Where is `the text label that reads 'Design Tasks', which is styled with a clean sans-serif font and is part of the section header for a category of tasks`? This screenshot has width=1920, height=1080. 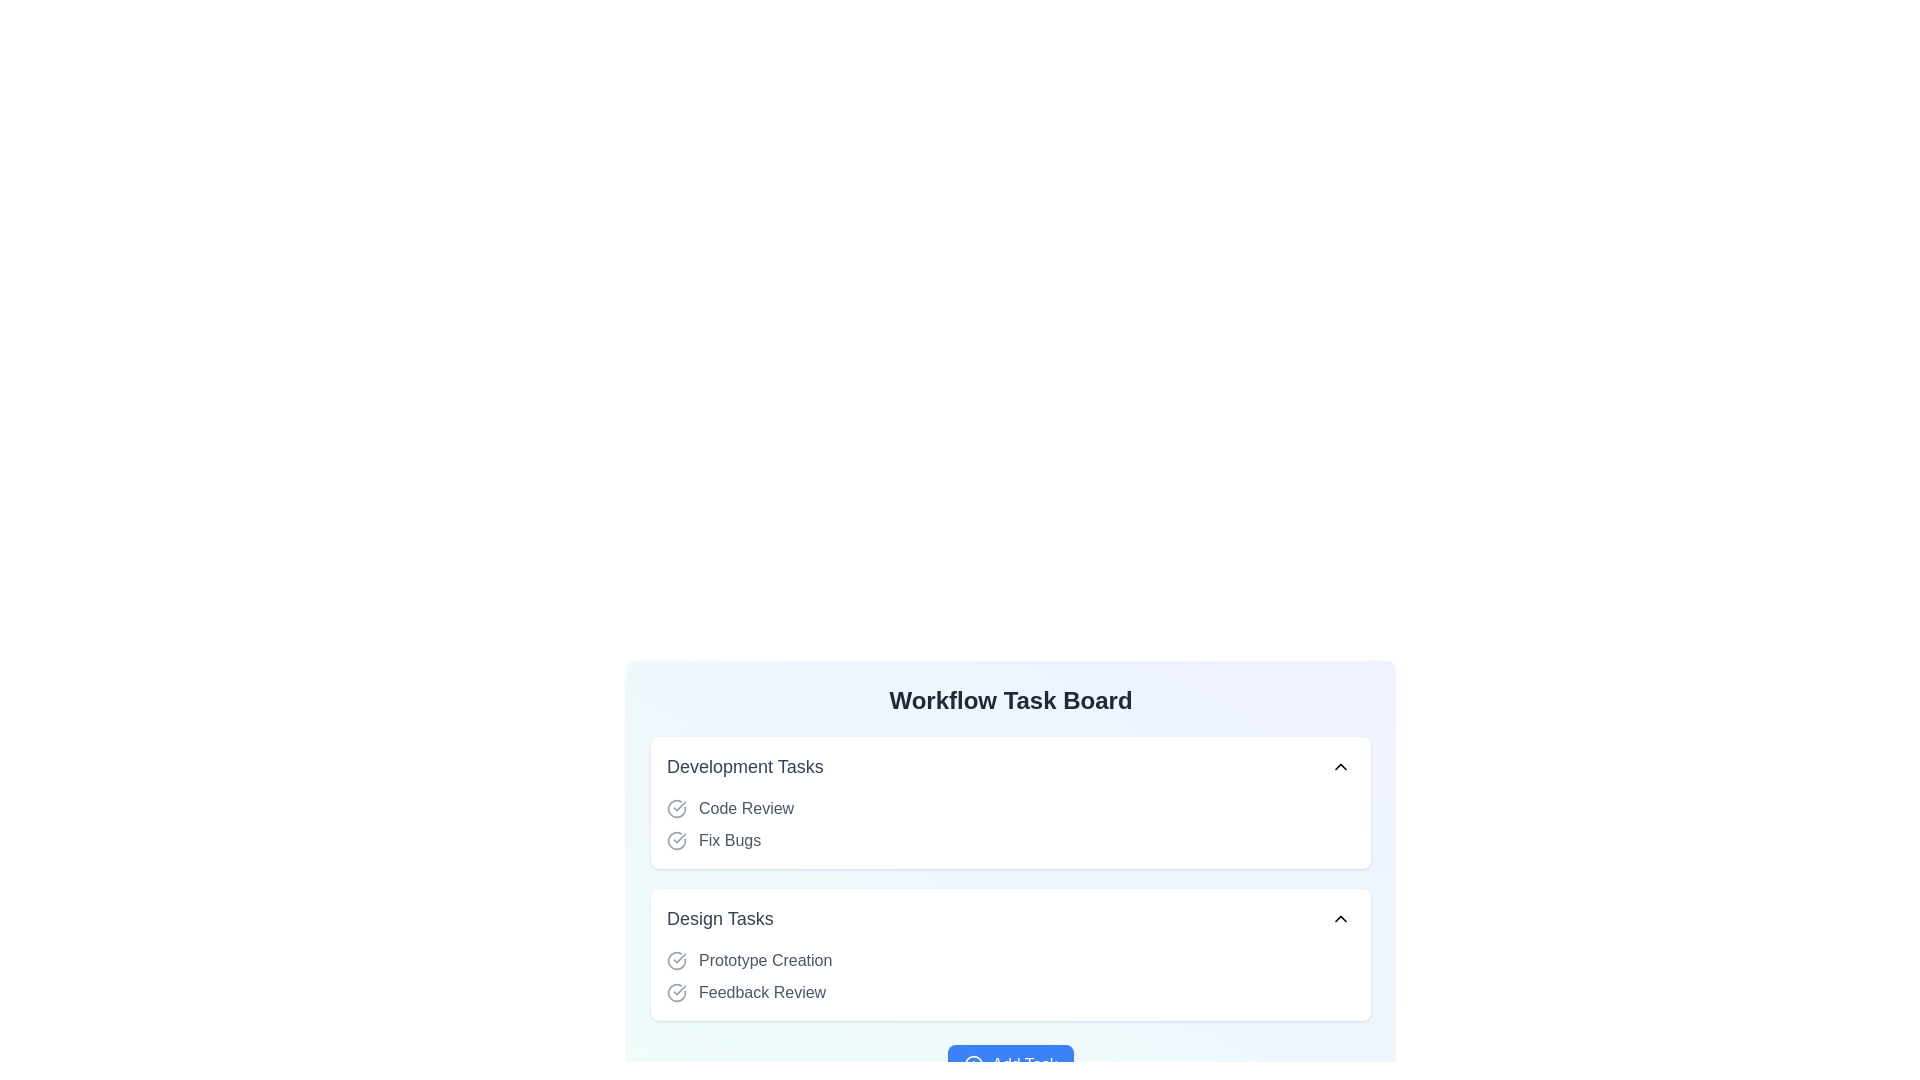 the text label that reads 'Design Tasks', which is styled with a clean sans-serif font and is part of the section header for a category of tasks is located at coordinates (720, 918).